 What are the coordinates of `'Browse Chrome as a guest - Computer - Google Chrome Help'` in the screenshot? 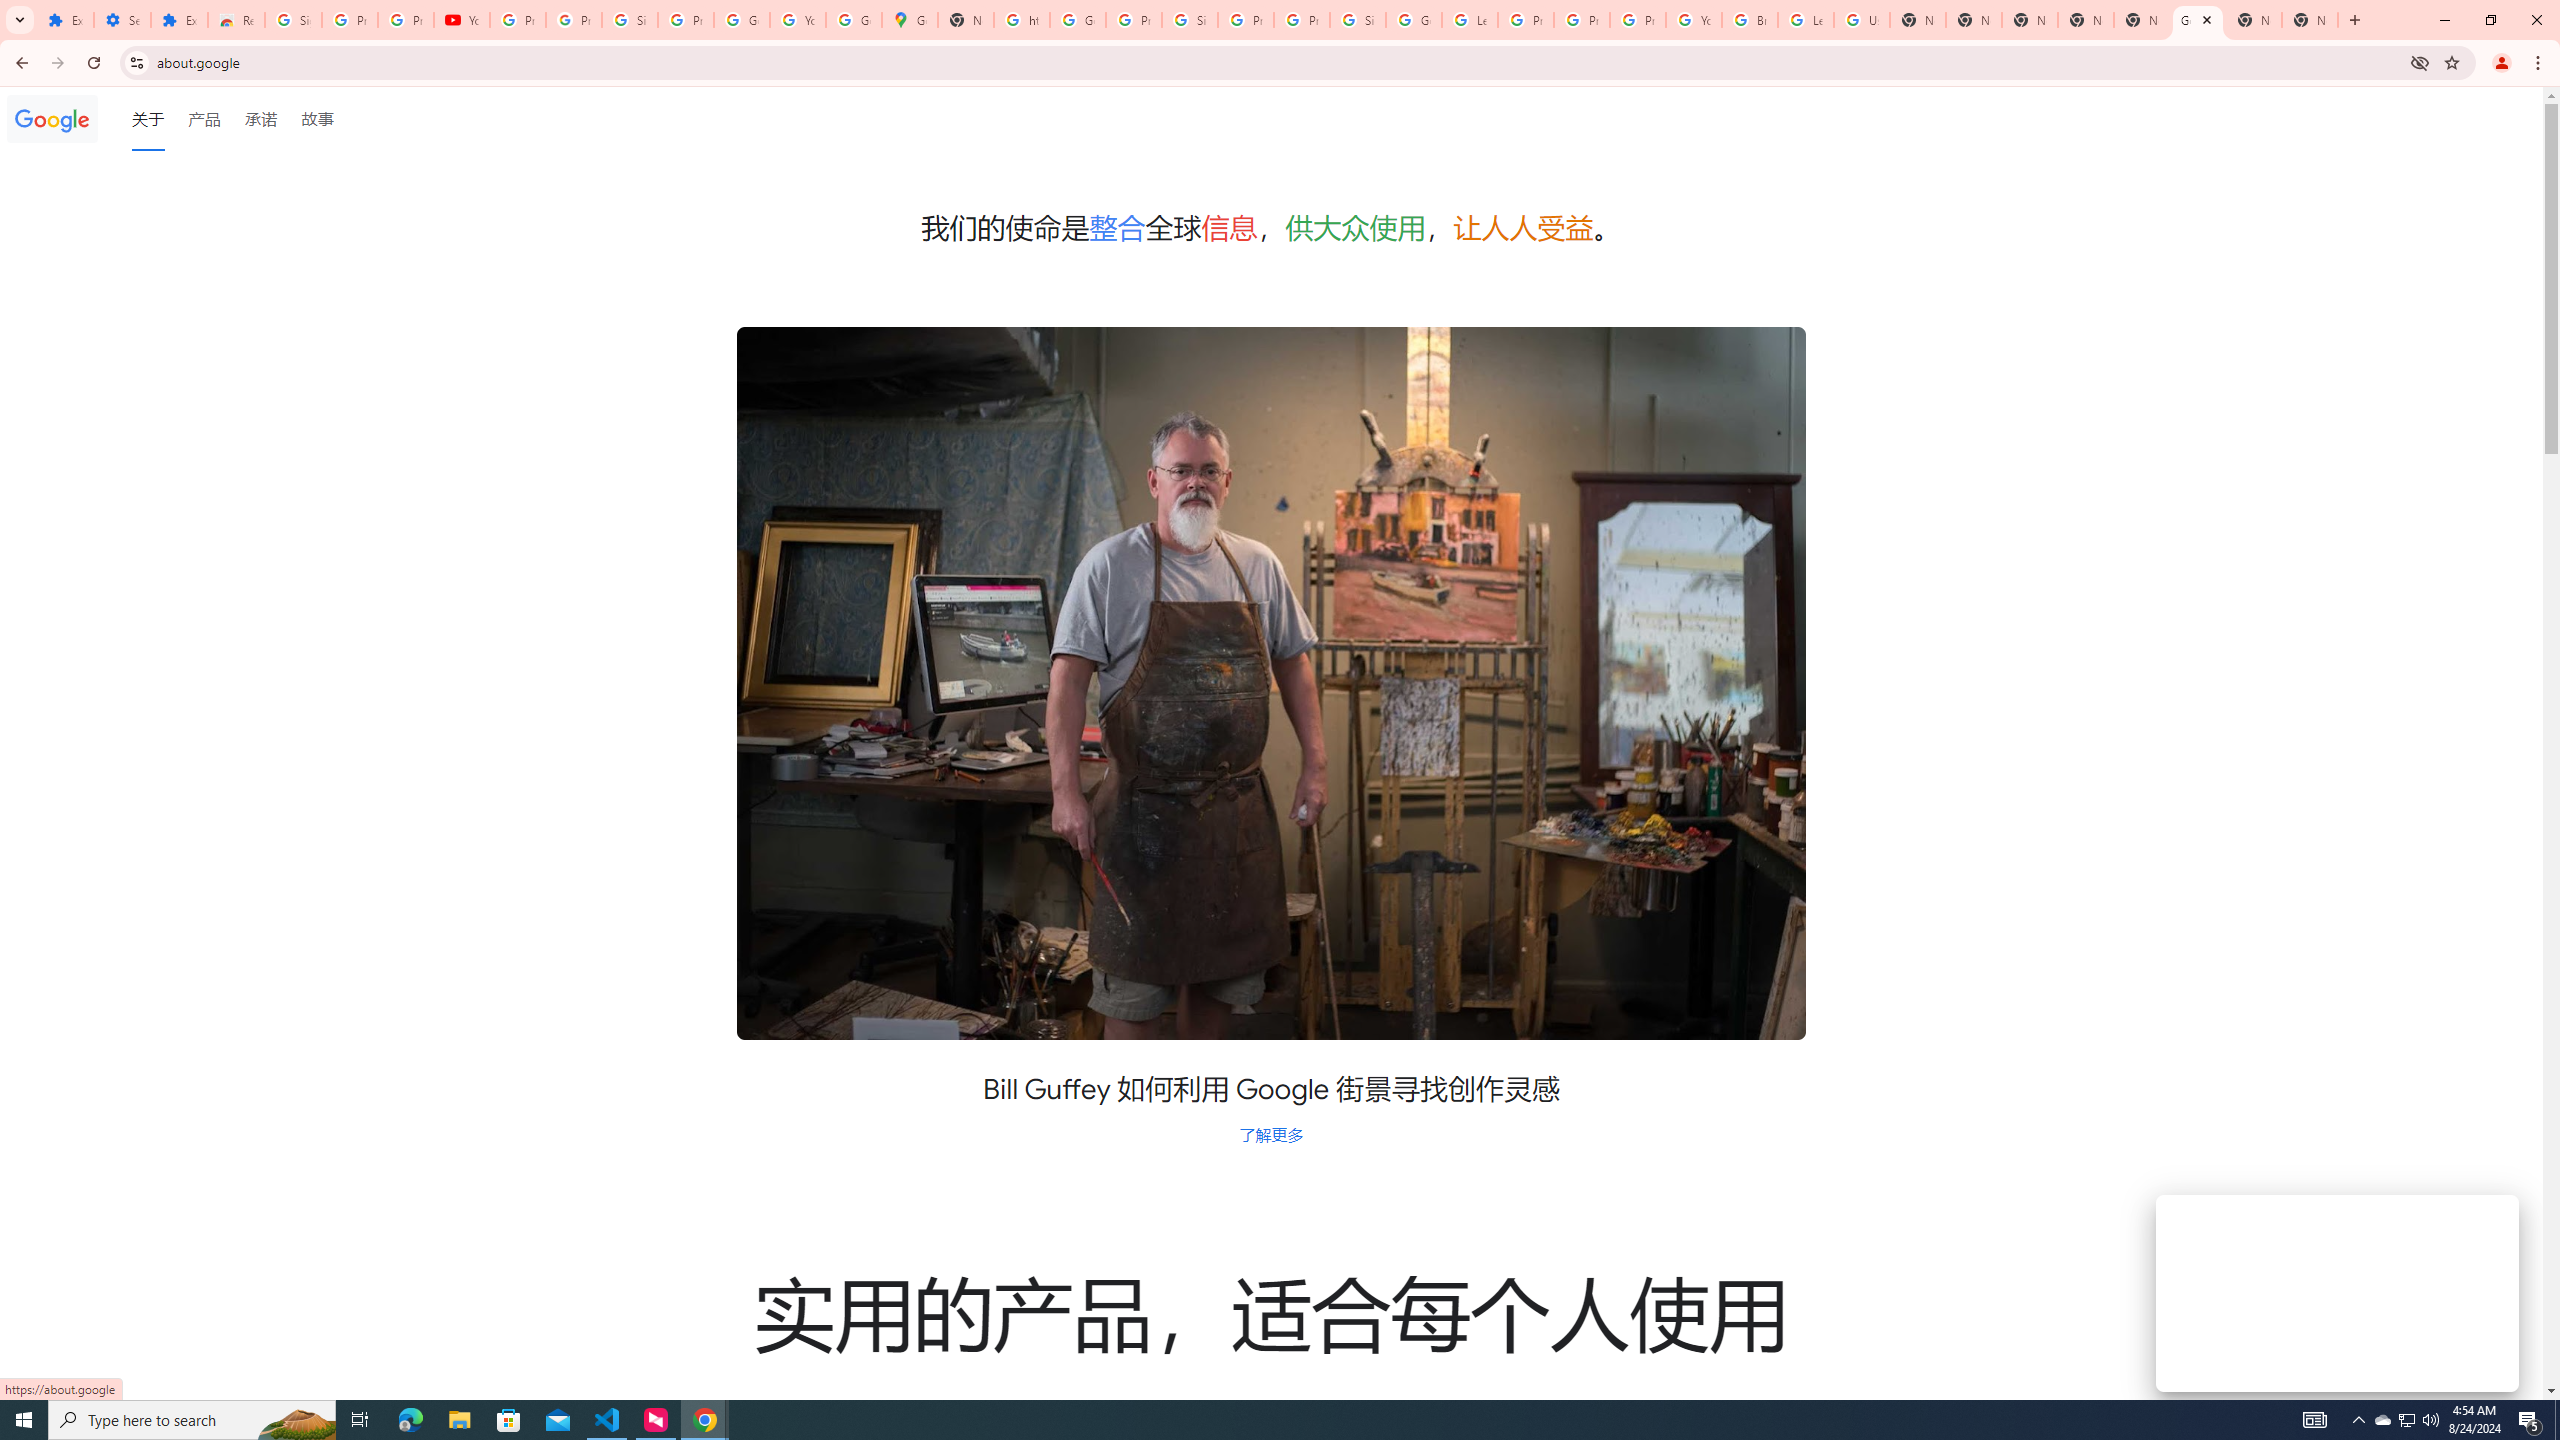 It's located at (1748, 19).